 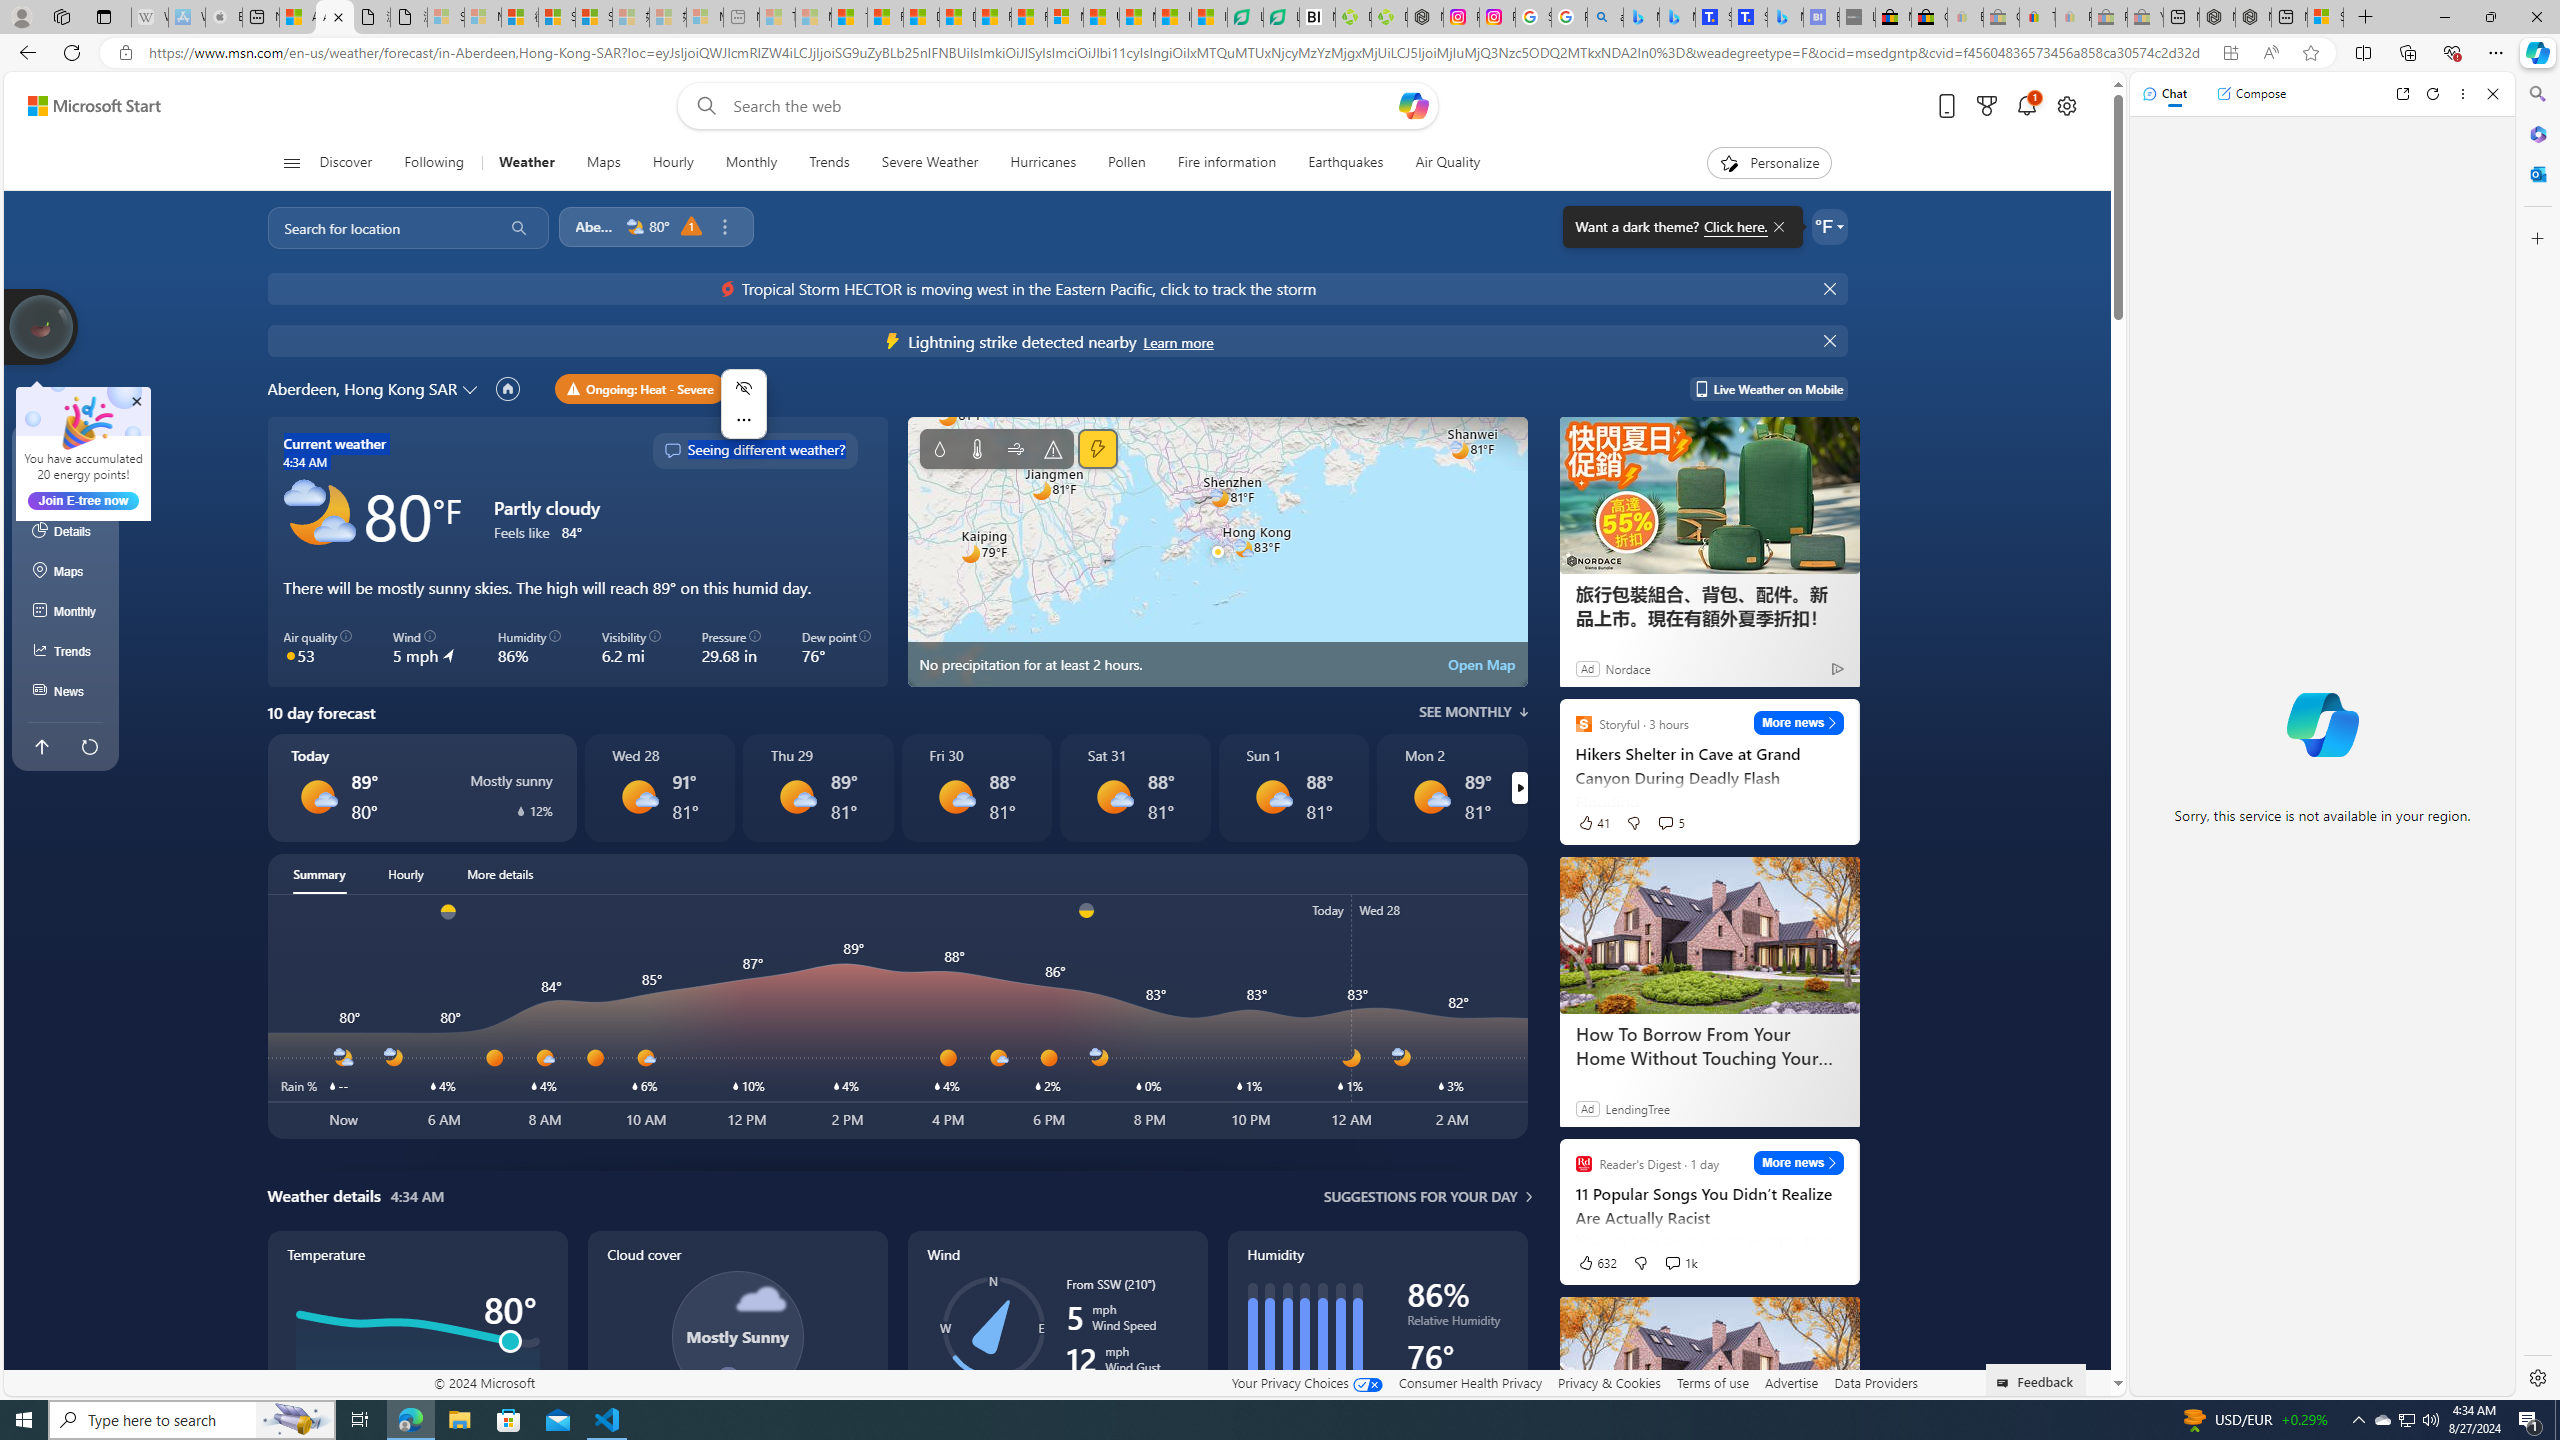 I want to click on 'Open Map', so click(x=1481, y=663).